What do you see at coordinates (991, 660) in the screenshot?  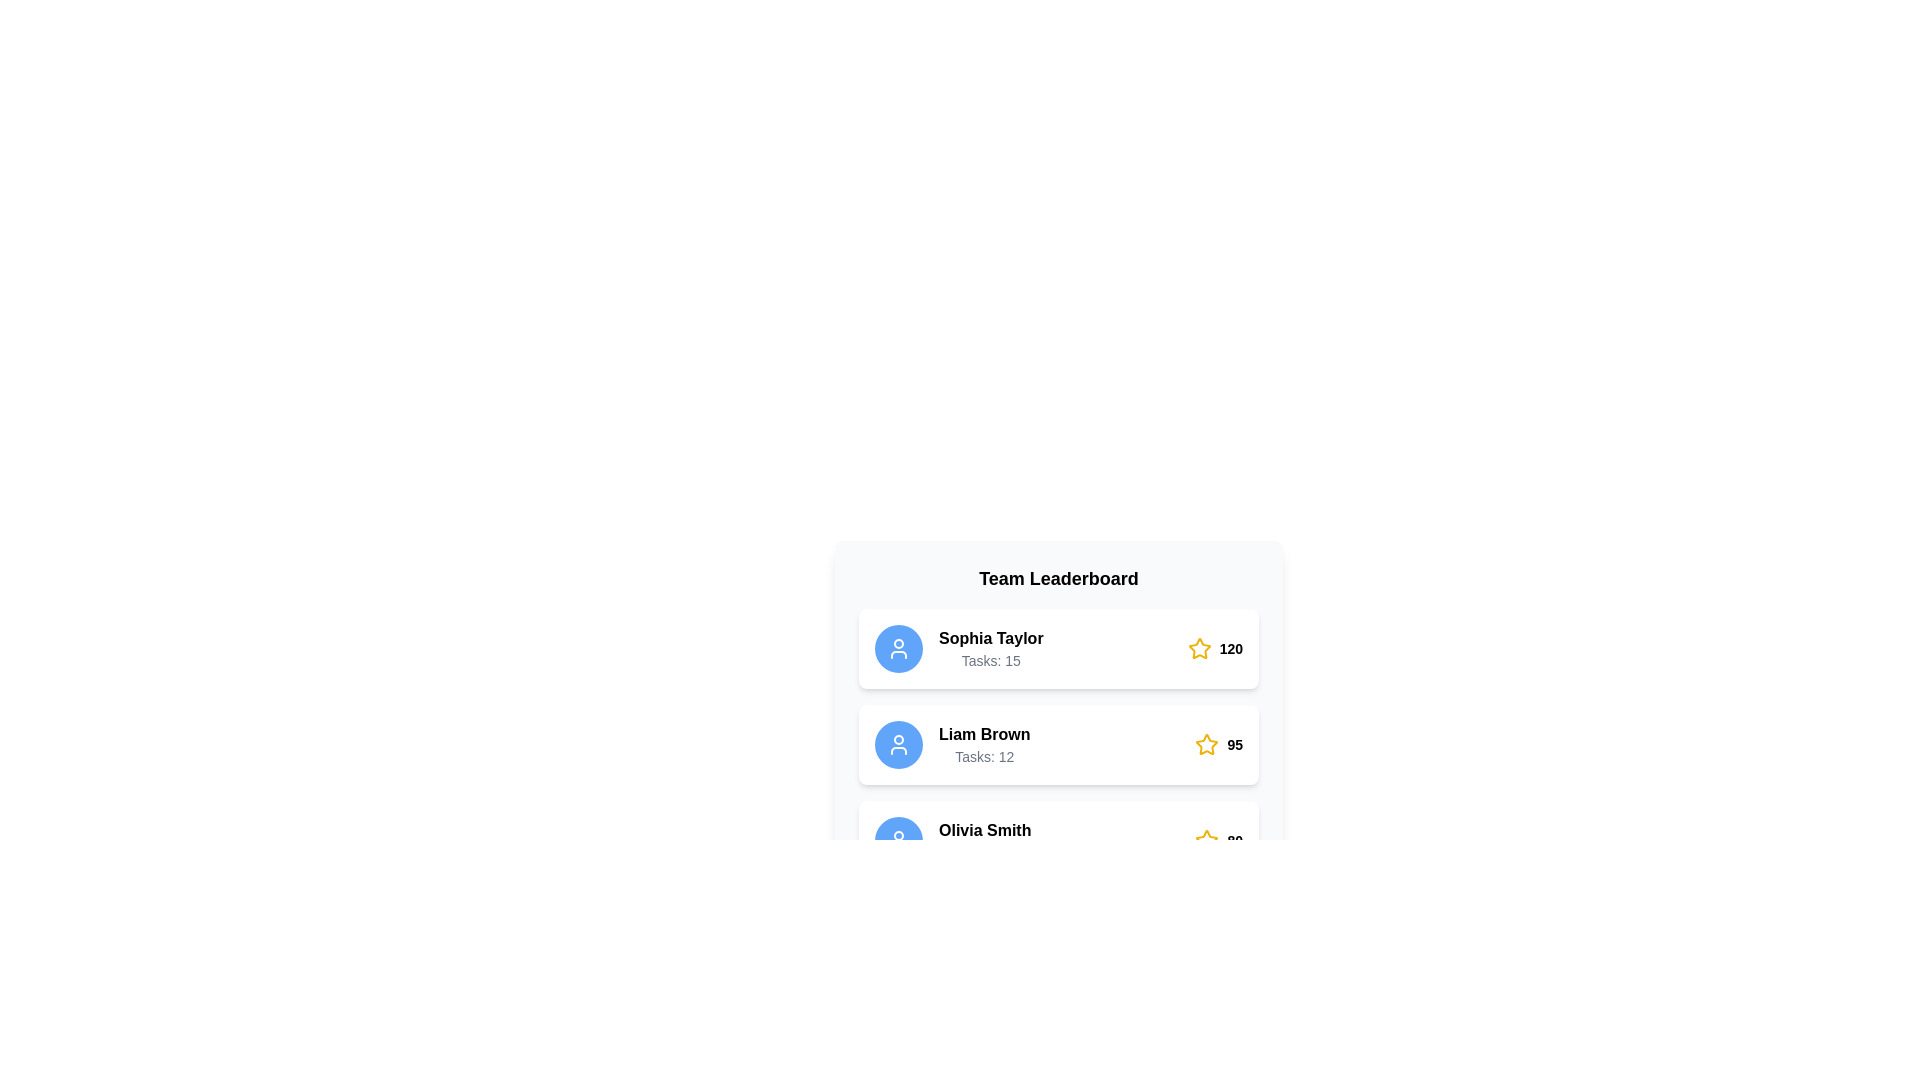 I see `the text element displaying 'Tasks: 15', which is located beneath 'Sophia Taylor' in the leaderboard entry` at bounding box center [991, 660].